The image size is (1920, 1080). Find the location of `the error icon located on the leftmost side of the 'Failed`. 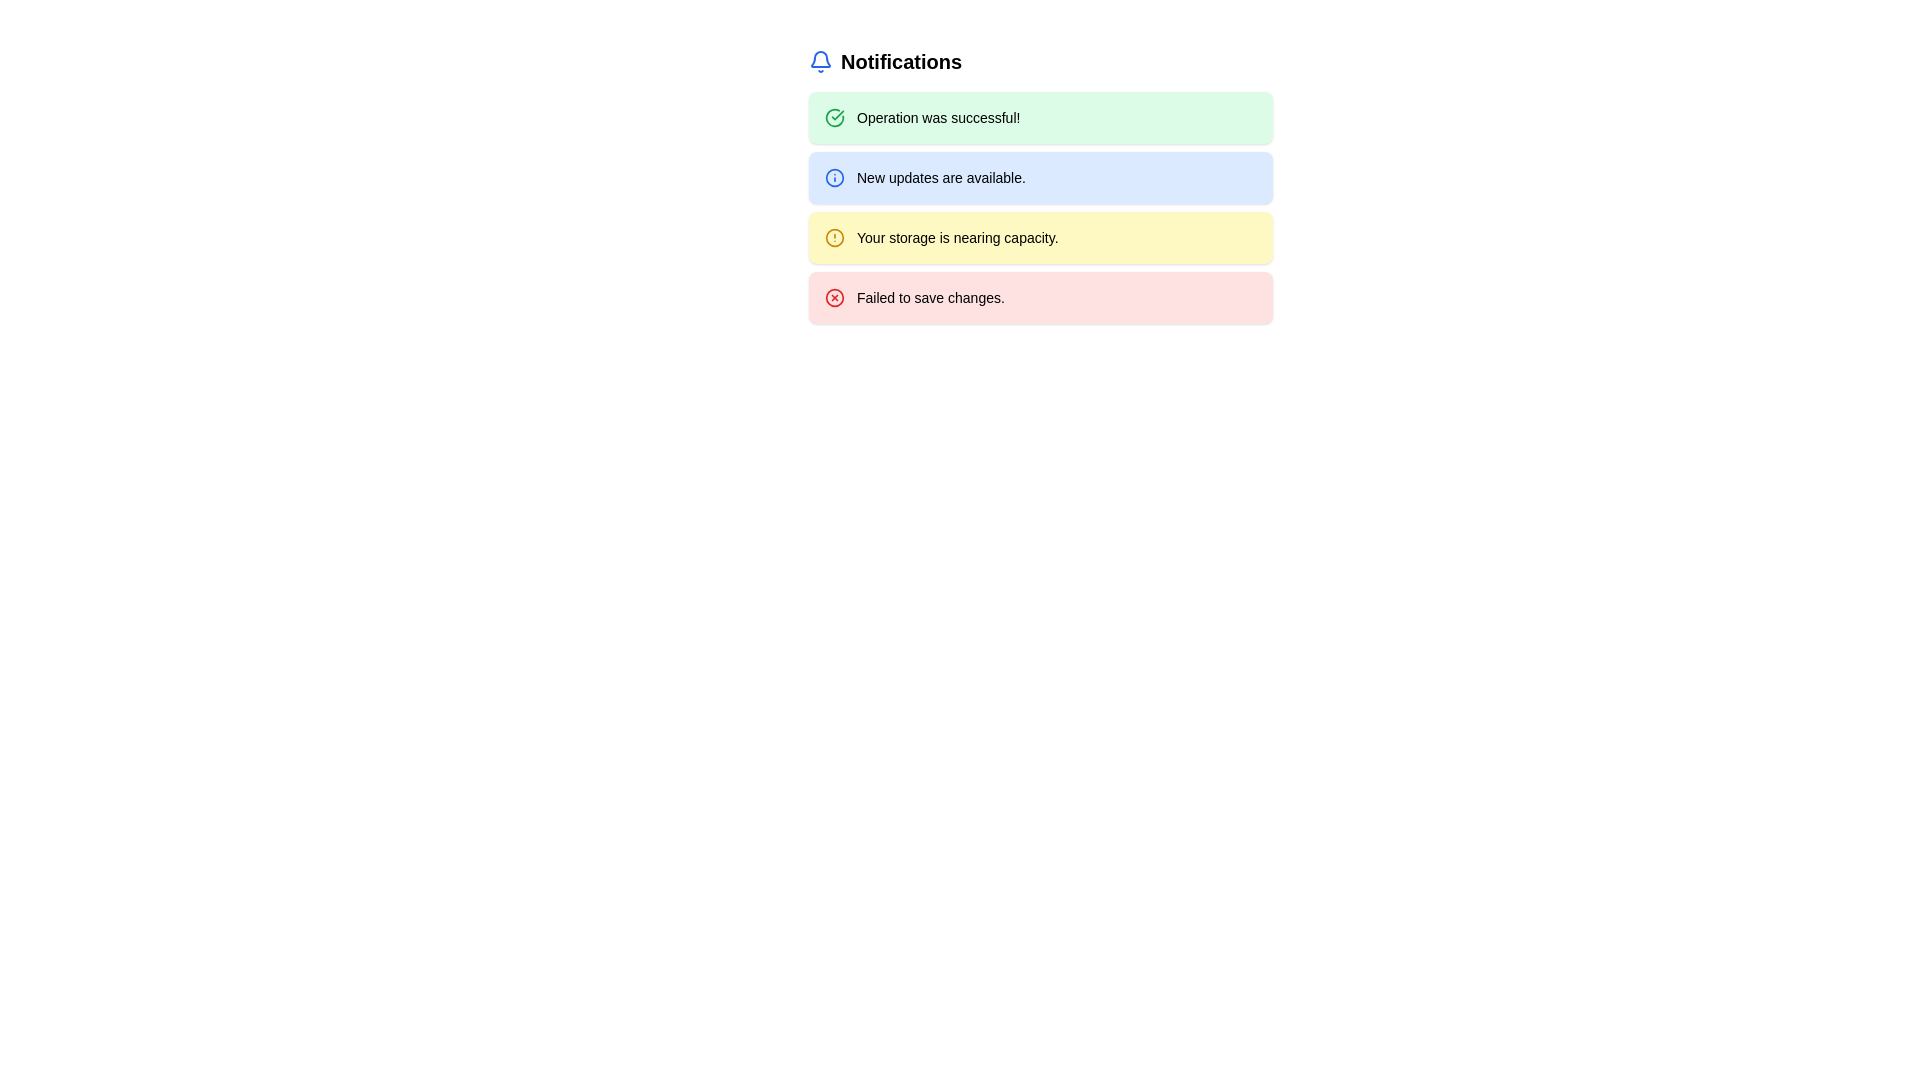

the error icon located on the leftmost side of the 'Failed is located at coordinates (835, 297).